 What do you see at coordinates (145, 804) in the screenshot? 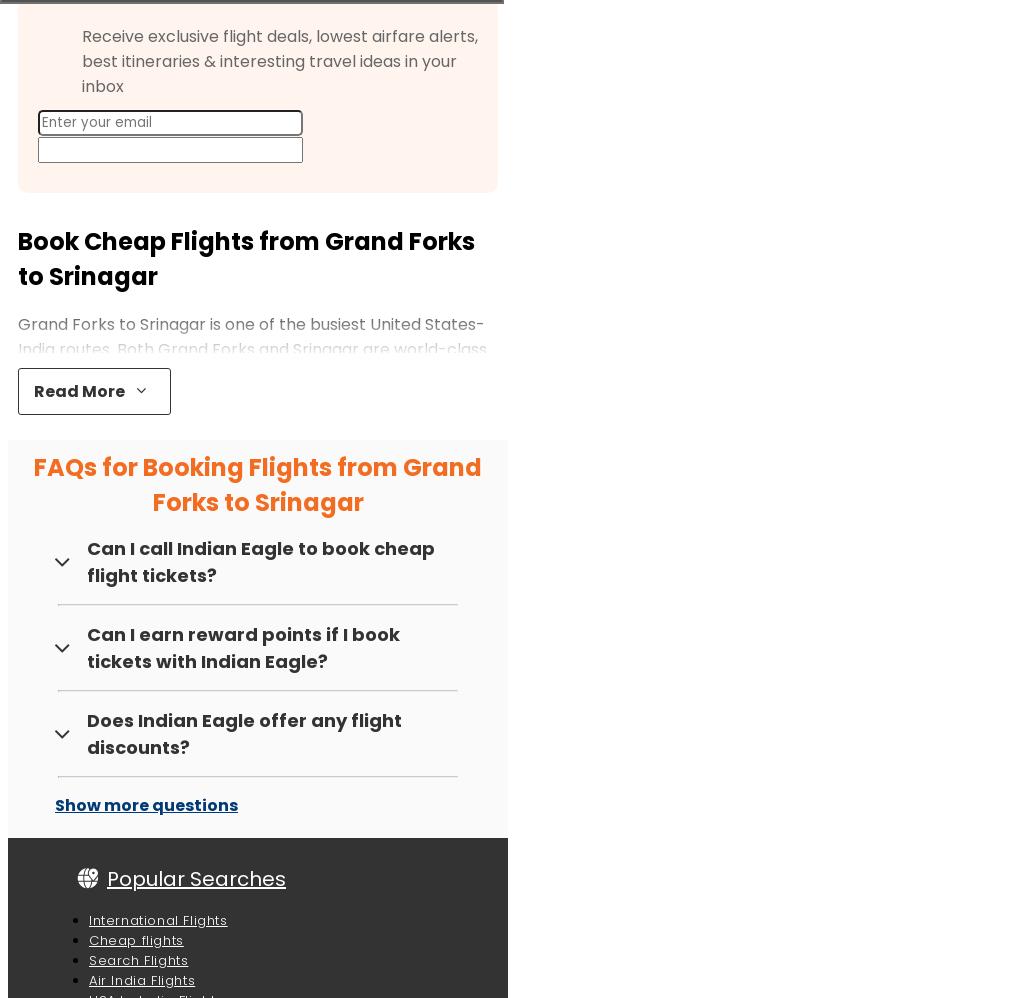
I see `'Show more questions'` at bounding box center [145, 804].